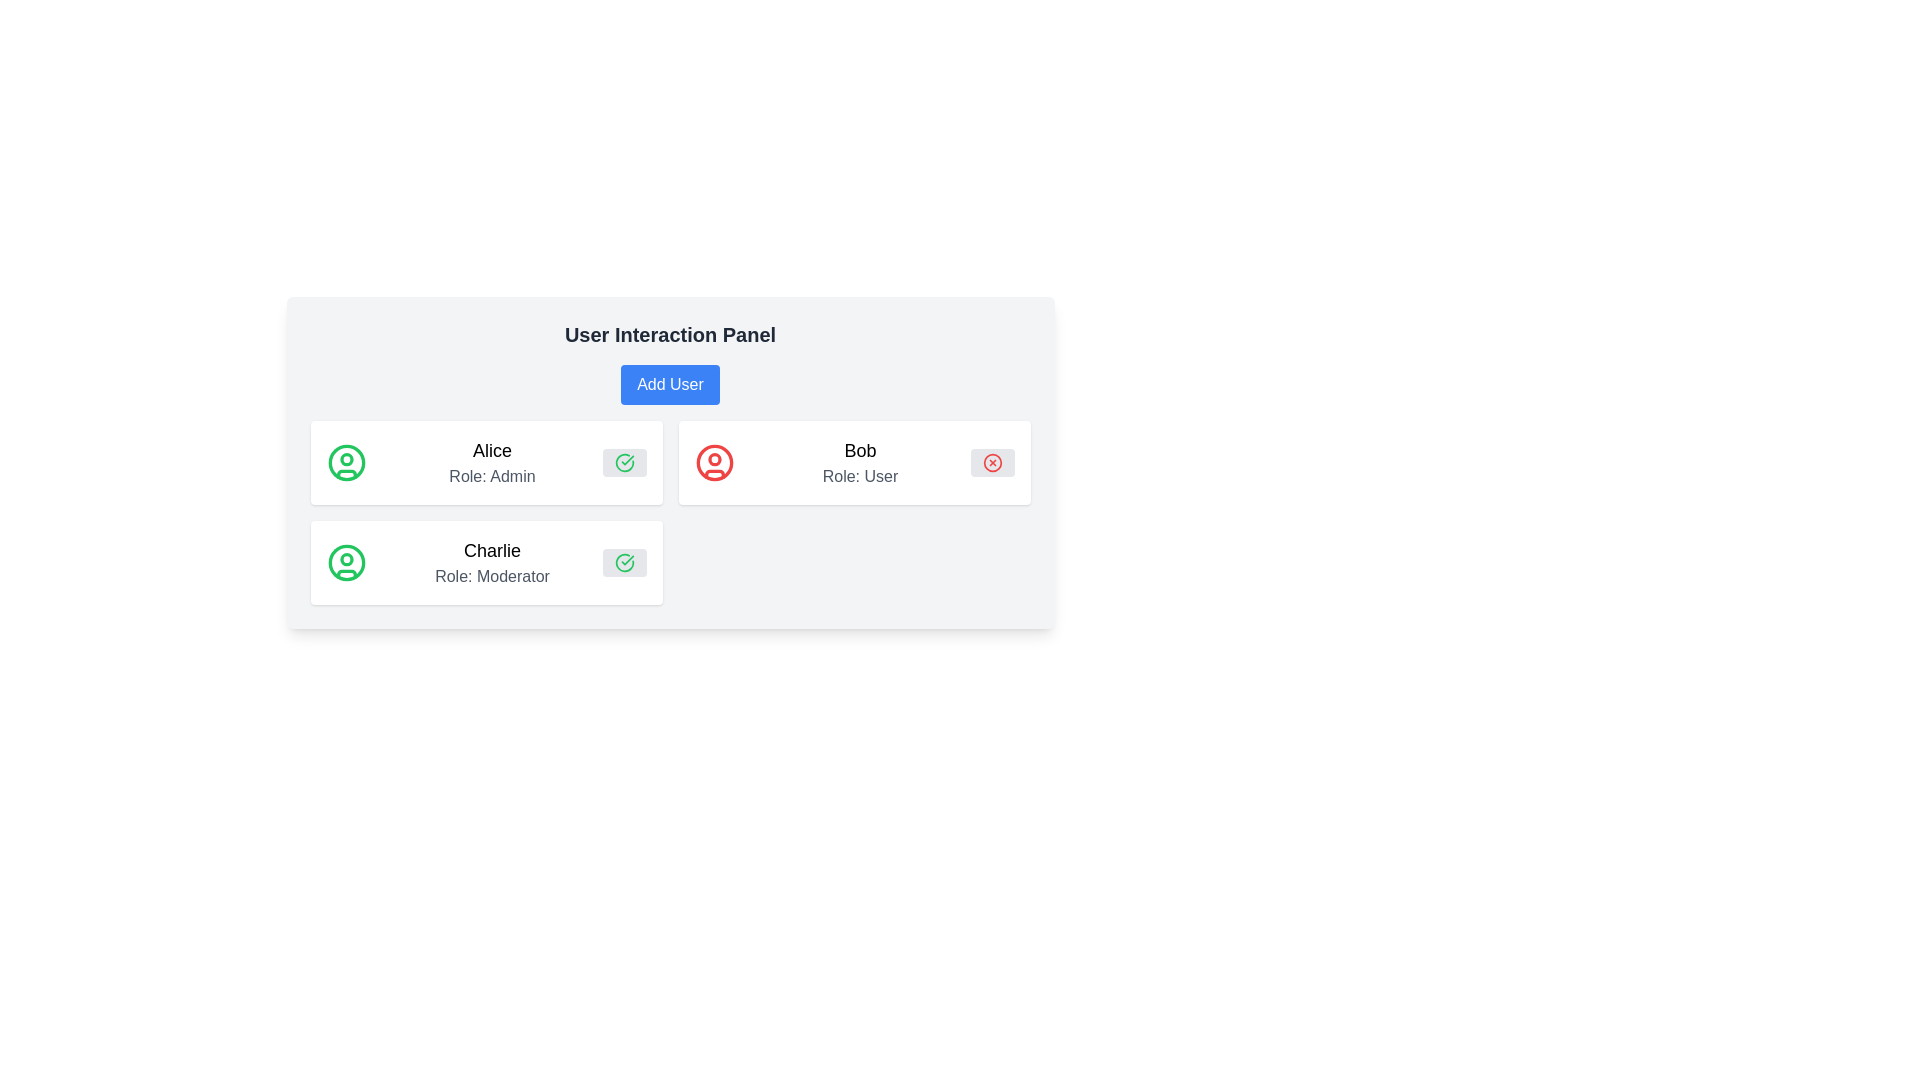 This screenshot has width=1920, height=1080. I want to click on the text display component showing 'Charlie' above 'Role: Moderator' in a vertically stacked list of user entries, so click(492, 563).